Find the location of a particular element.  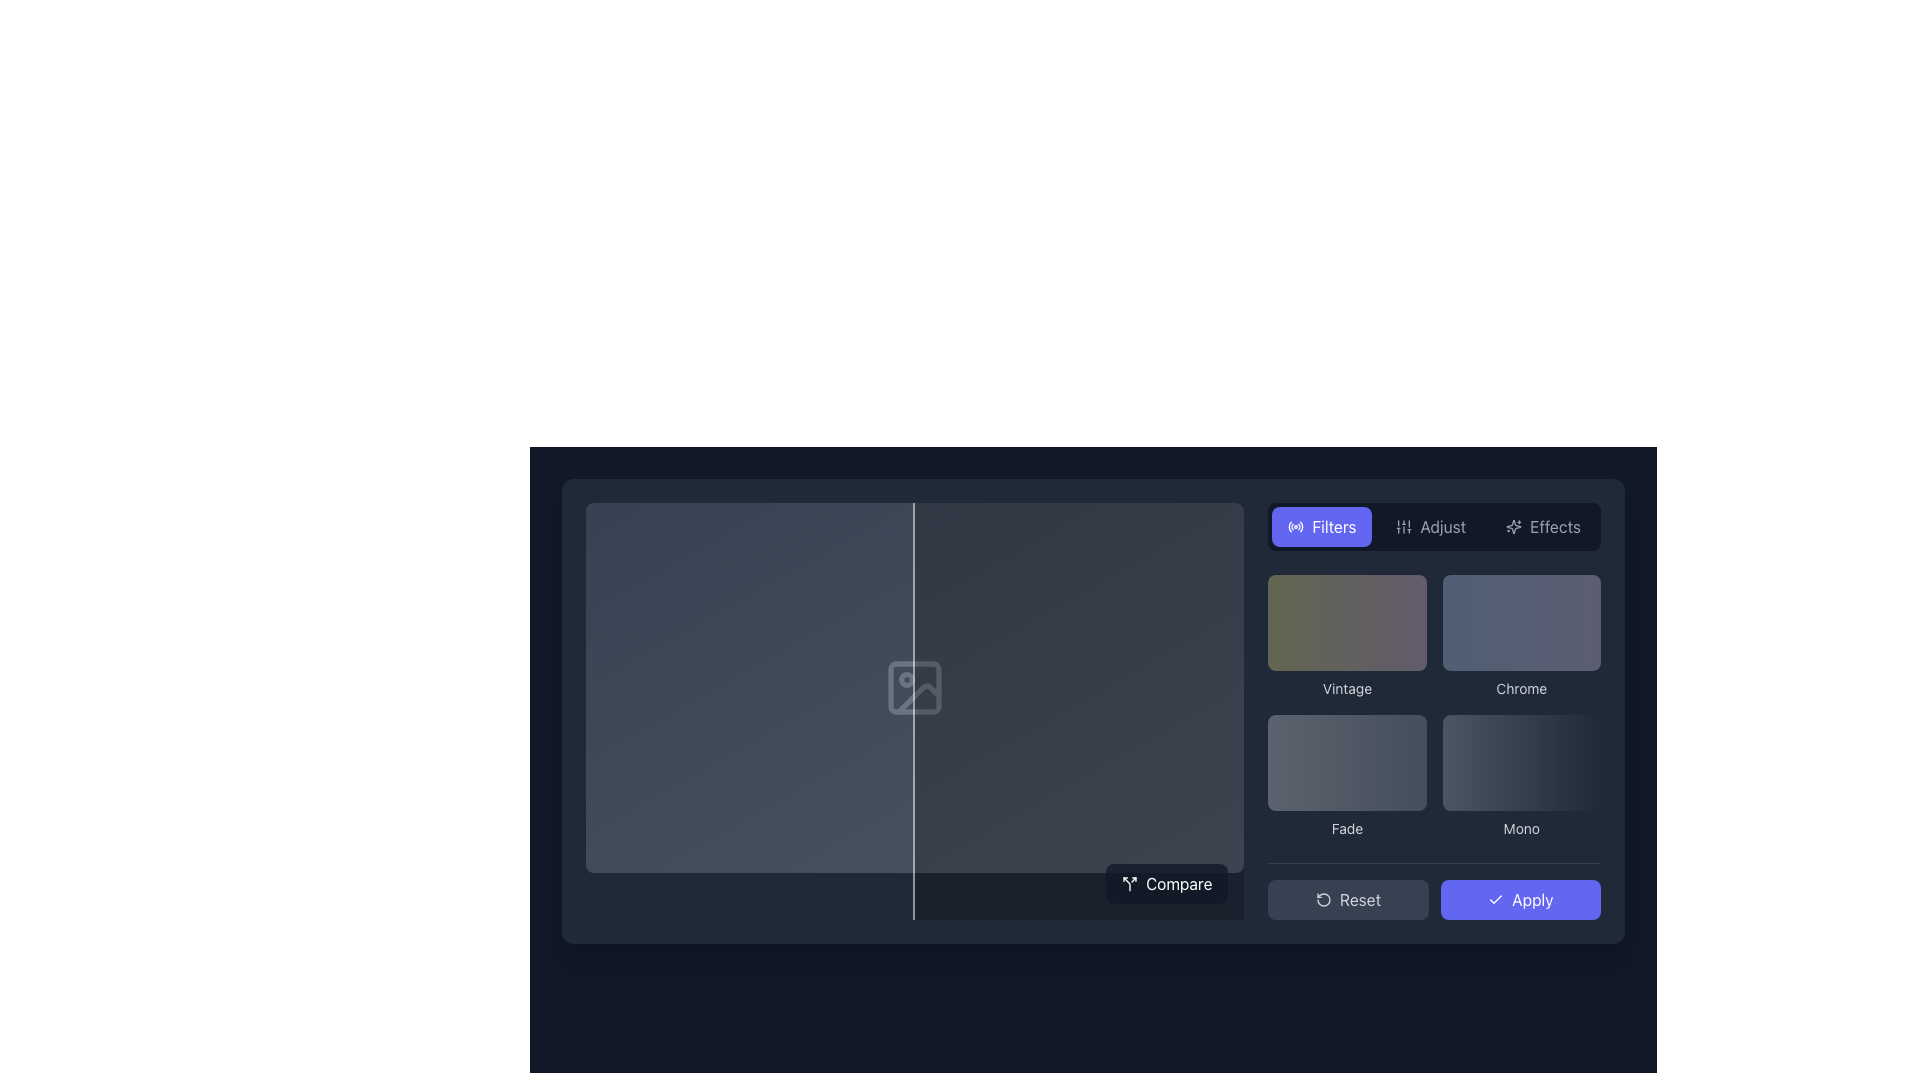

the 'Reset' button located at the bottom right corner of the interface is located at coordinates (1348, 898).